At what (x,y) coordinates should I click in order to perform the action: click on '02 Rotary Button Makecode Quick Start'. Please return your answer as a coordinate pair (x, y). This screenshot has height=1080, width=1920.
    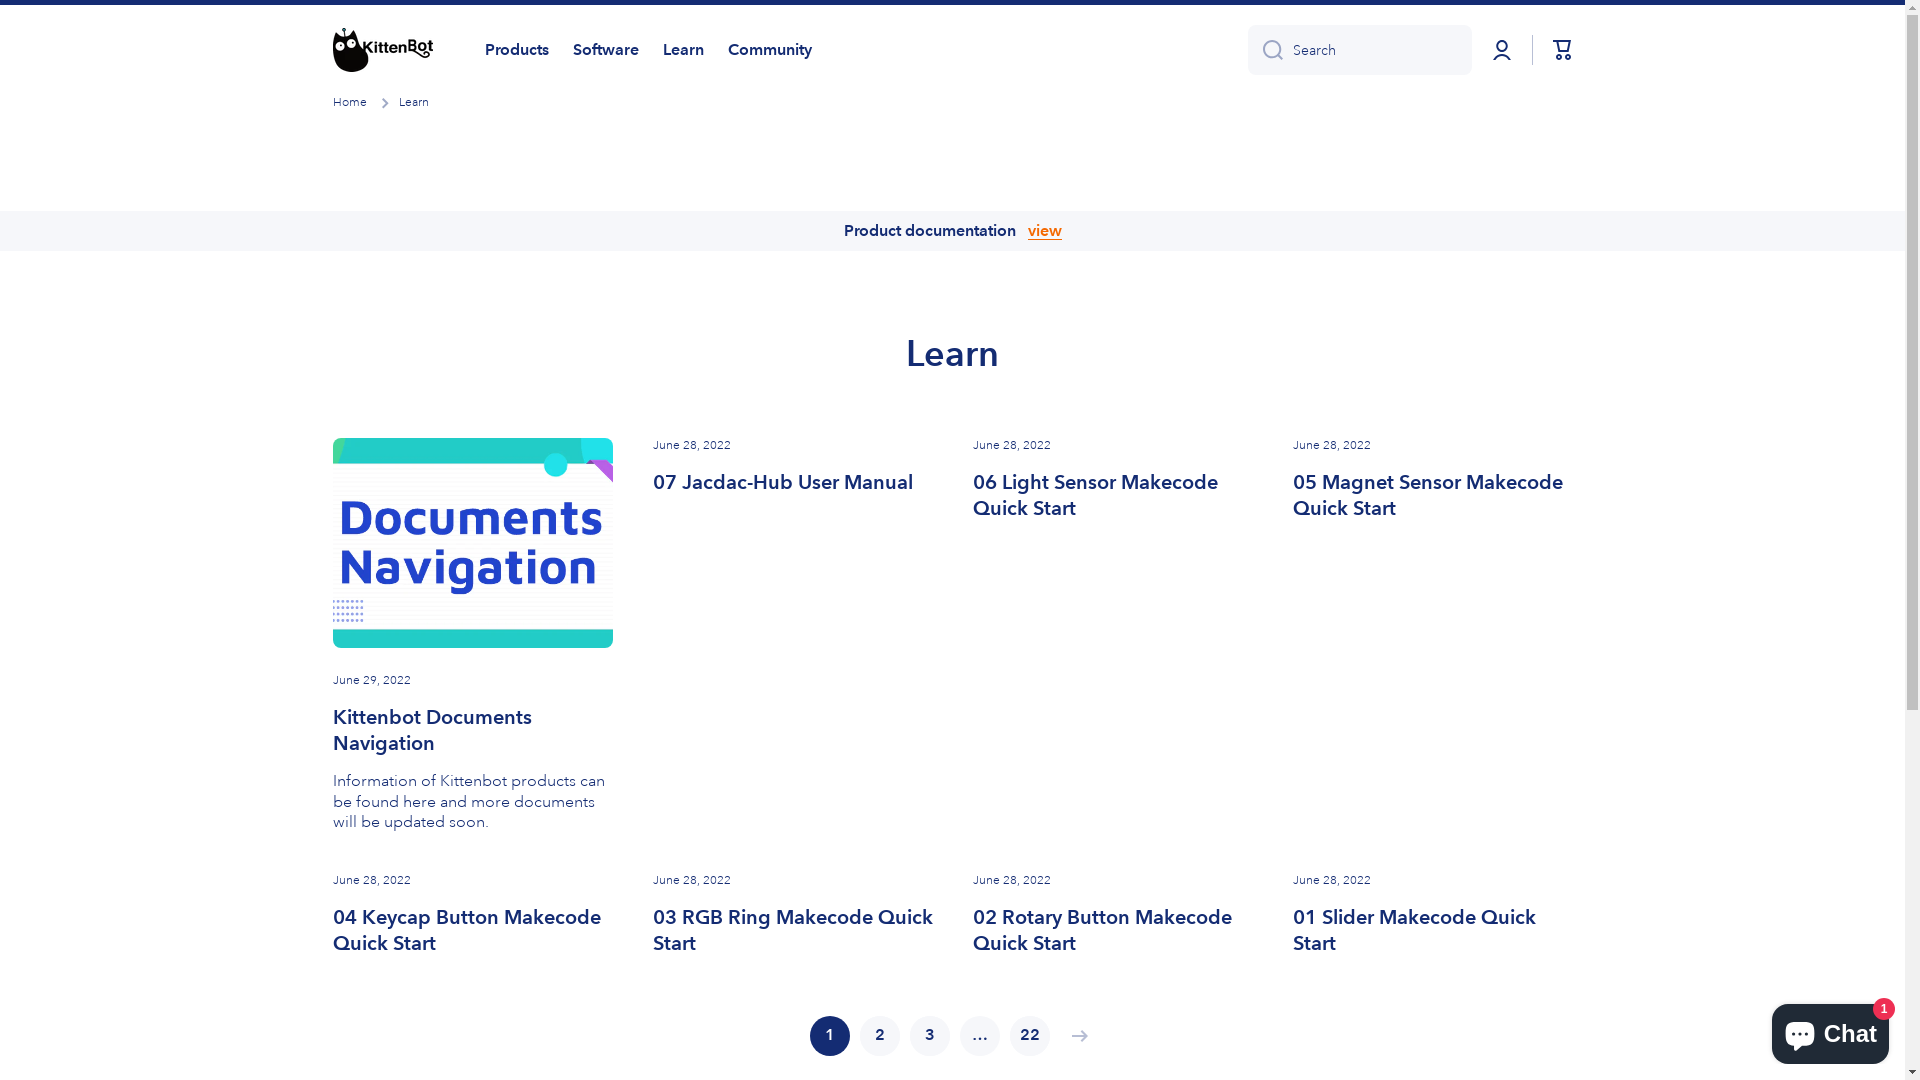
    Looking at the image, I should click on (1111, 929).